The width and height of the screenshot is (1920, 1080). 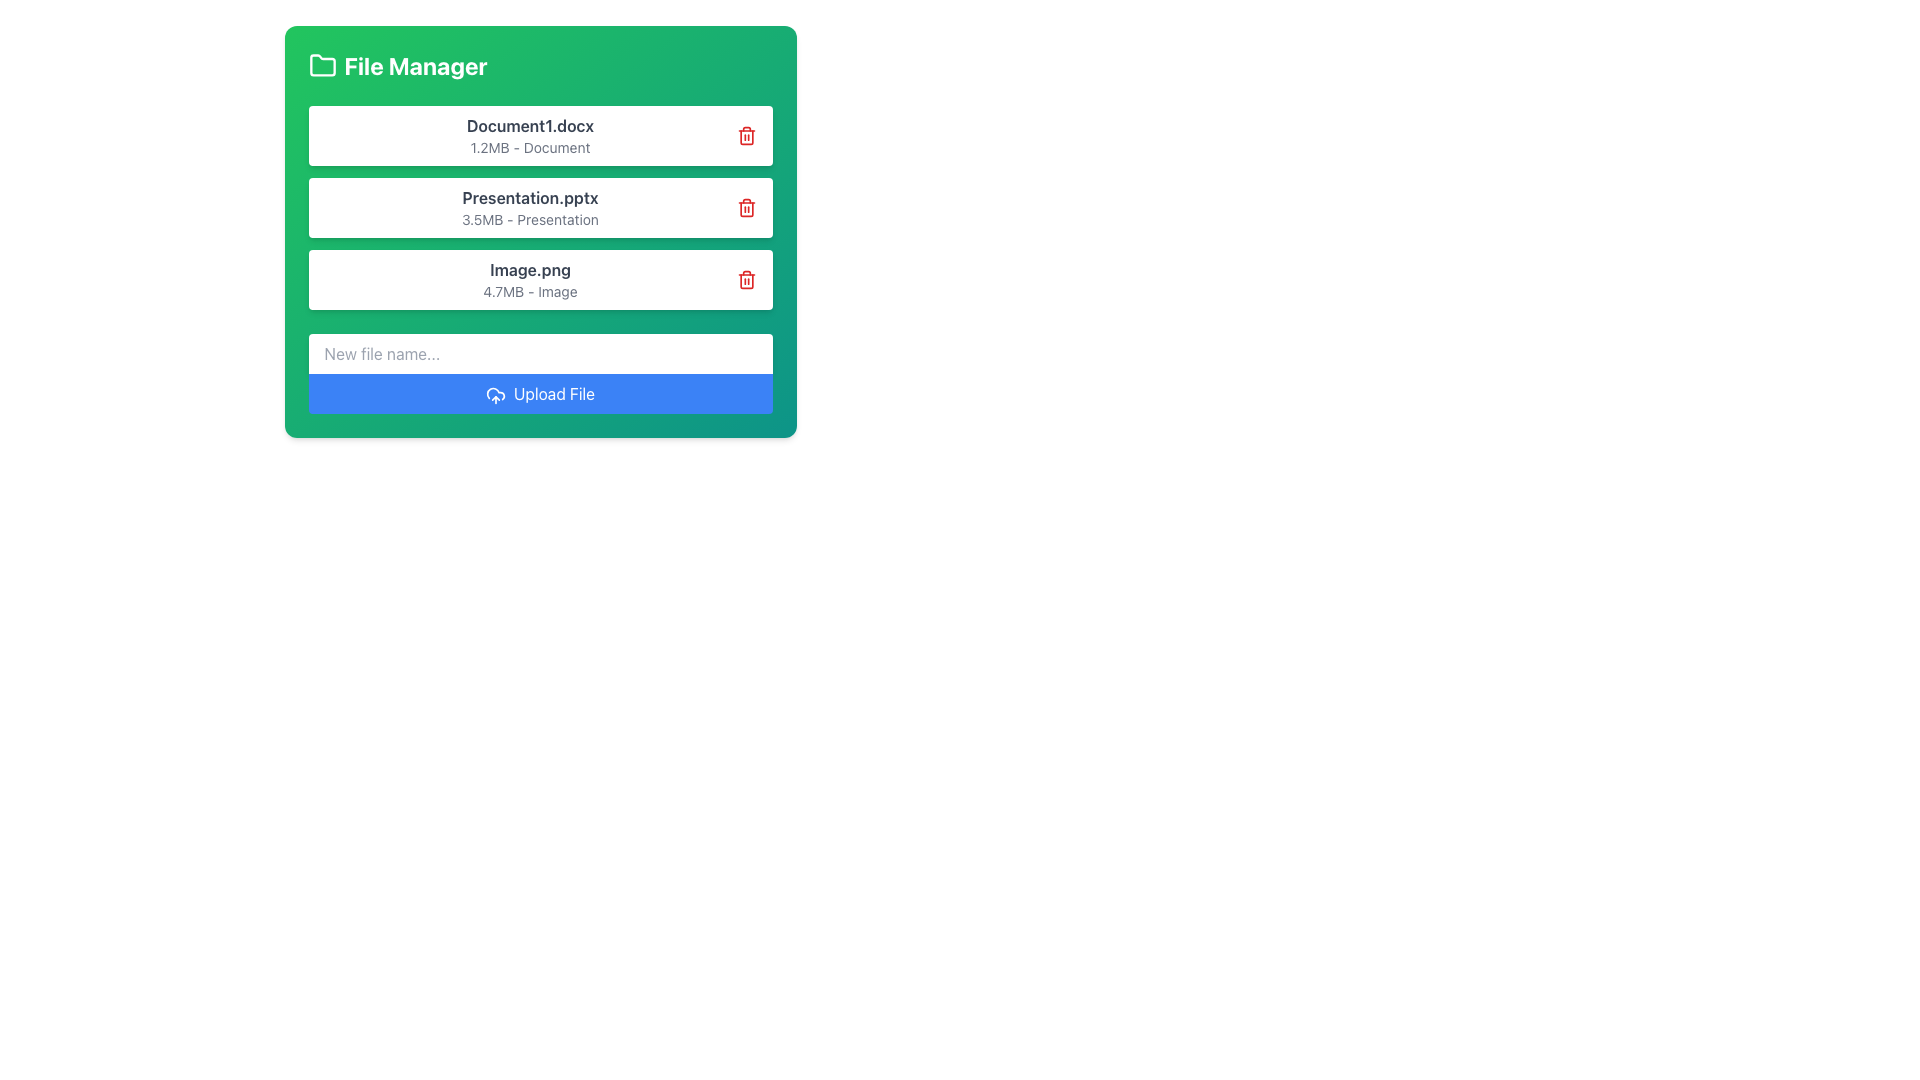 I want to click on the second file entry in the list, which is a representation of a file listing displaying its name and details, so click(x=540, y=208).